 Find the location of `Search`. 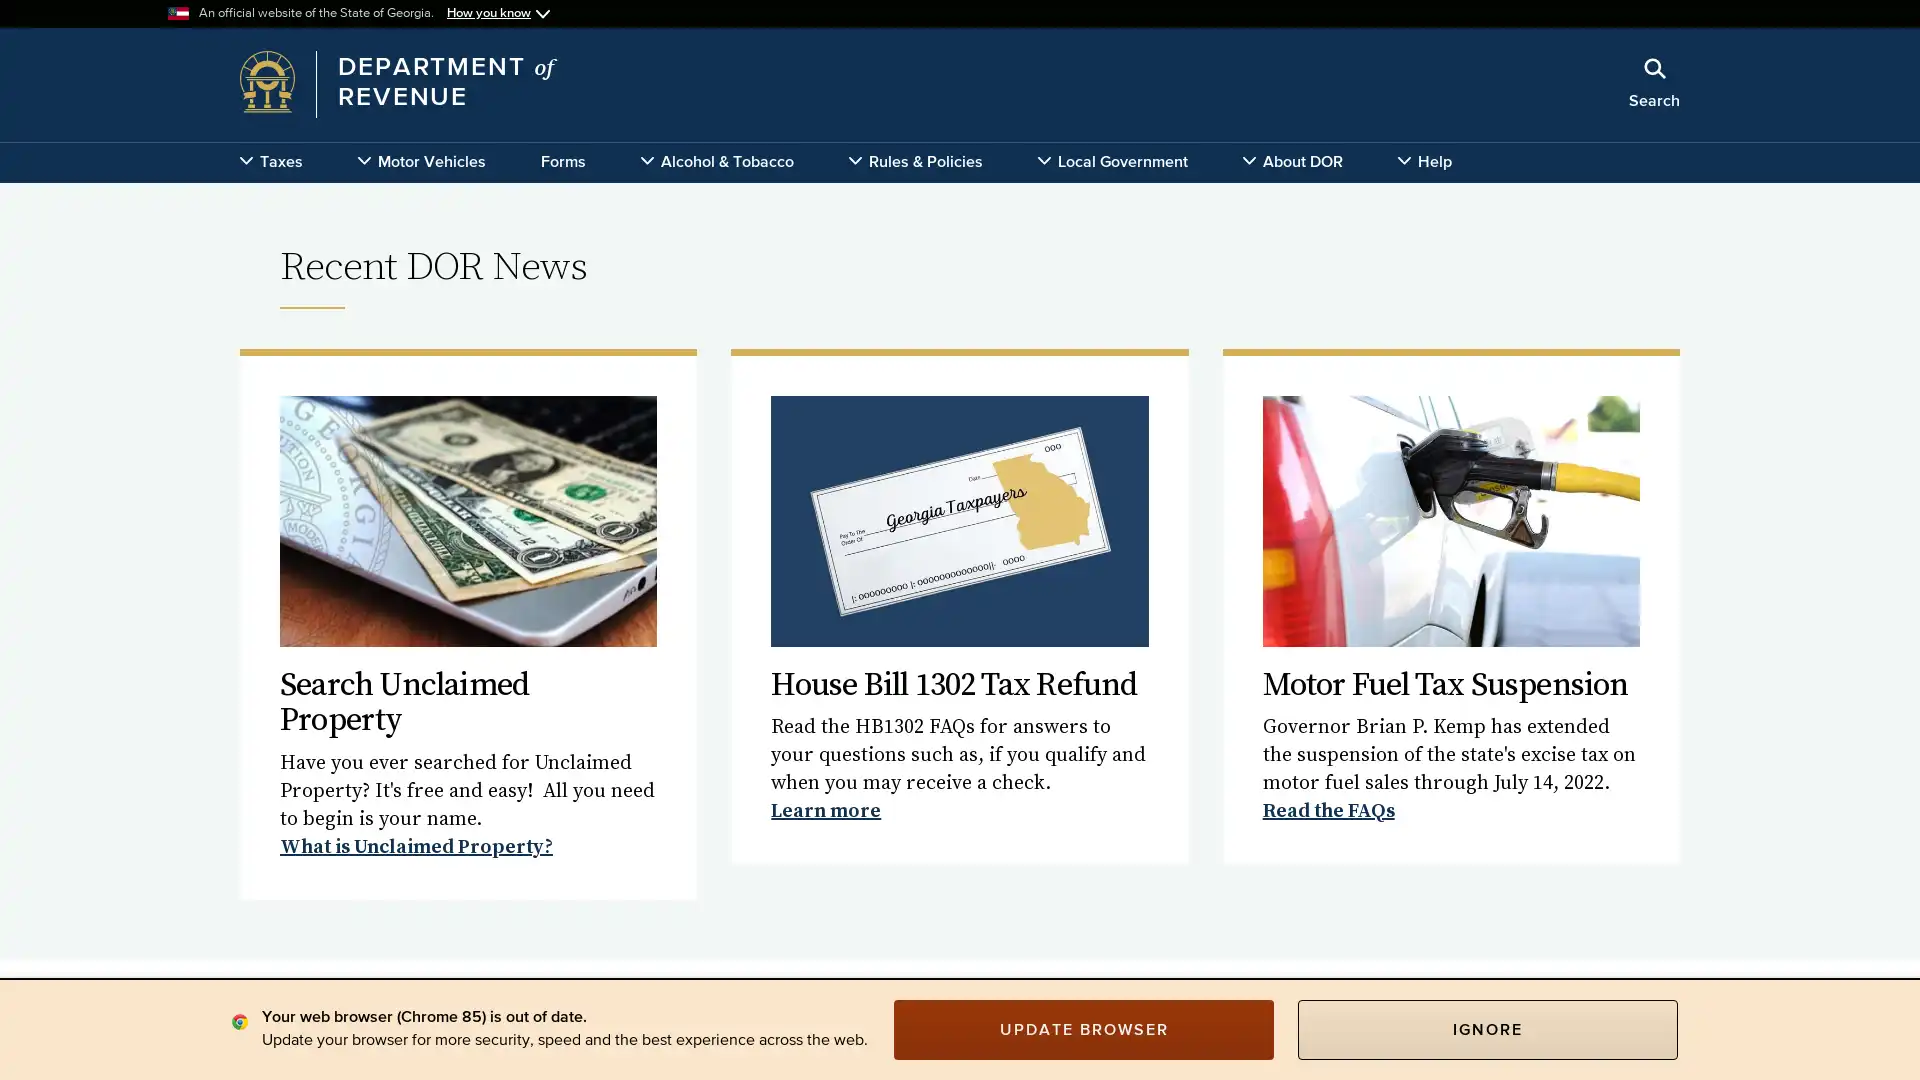

Search is located at coordinates (1573, 281).